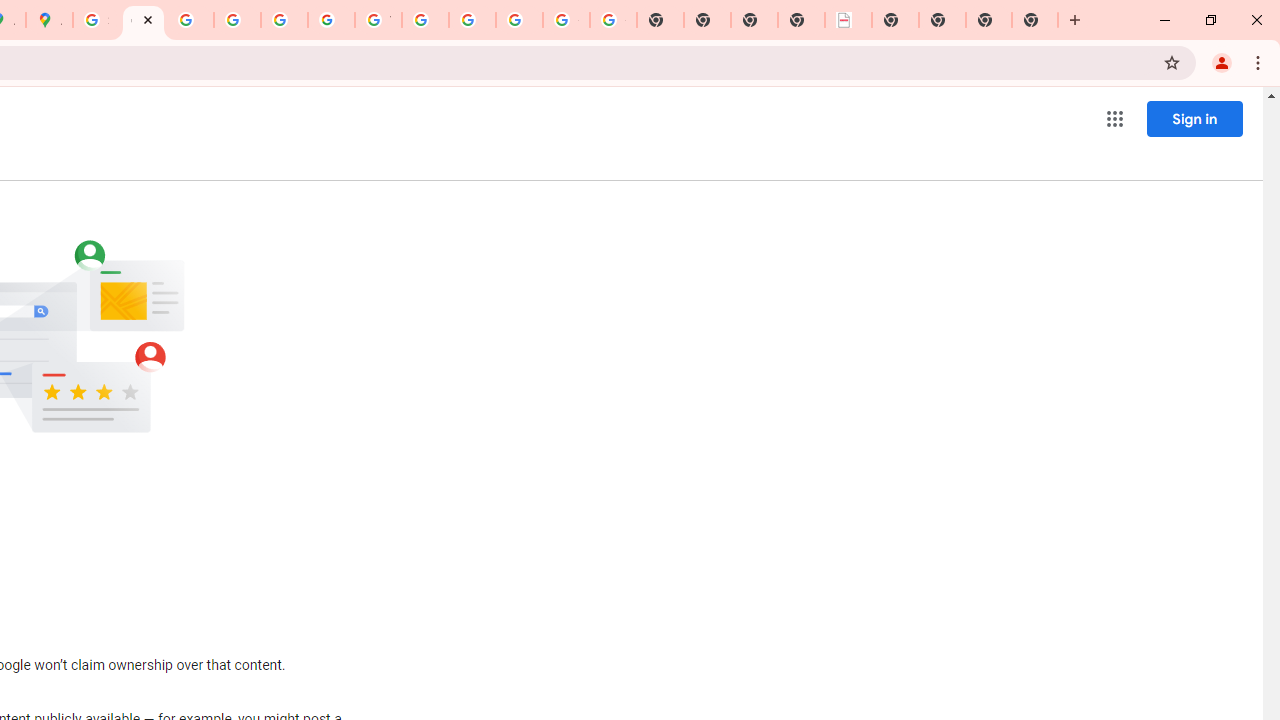 This screenshot has width=1280, height=720. I want to click on 'YouTube', so click(378, 20).